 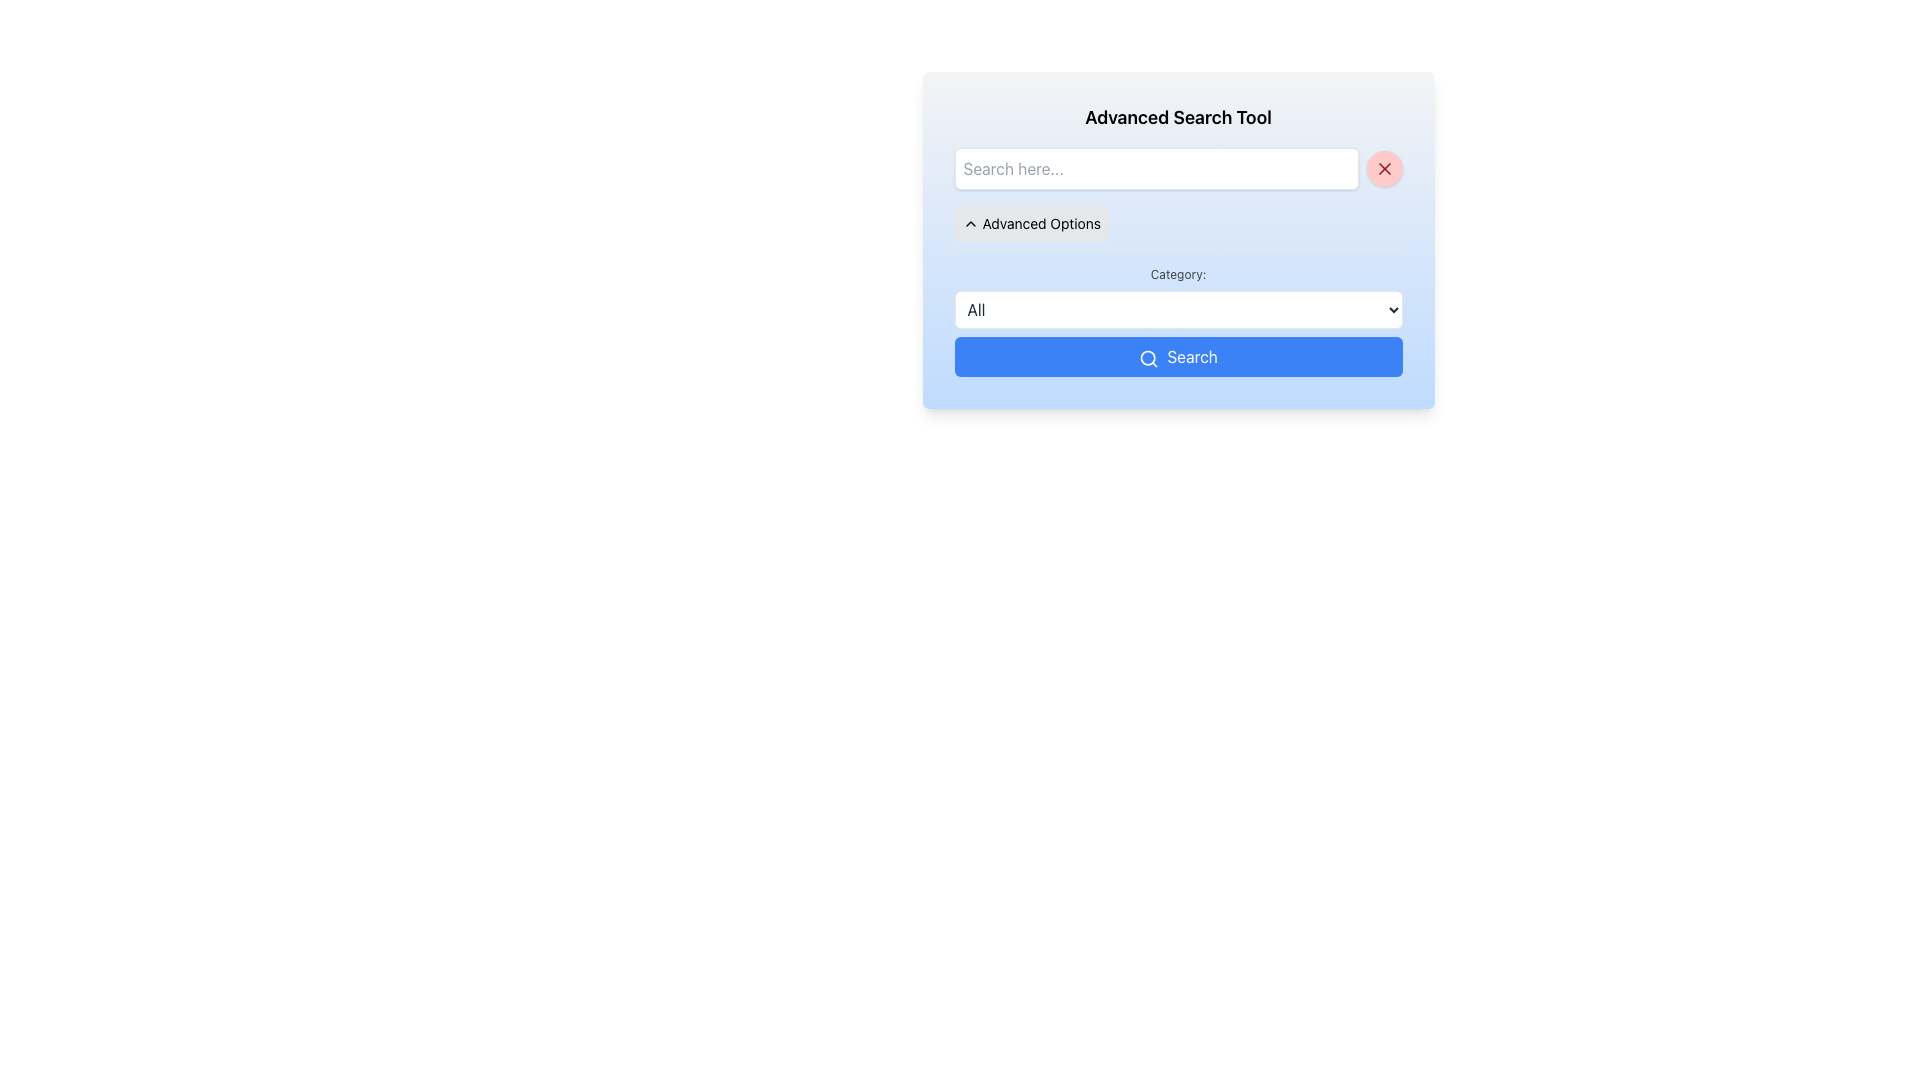 I want to click on the 'Advanced Options' section in the card-like interface of the 'Advanced Search Tool', so click(x=1178, y=239).